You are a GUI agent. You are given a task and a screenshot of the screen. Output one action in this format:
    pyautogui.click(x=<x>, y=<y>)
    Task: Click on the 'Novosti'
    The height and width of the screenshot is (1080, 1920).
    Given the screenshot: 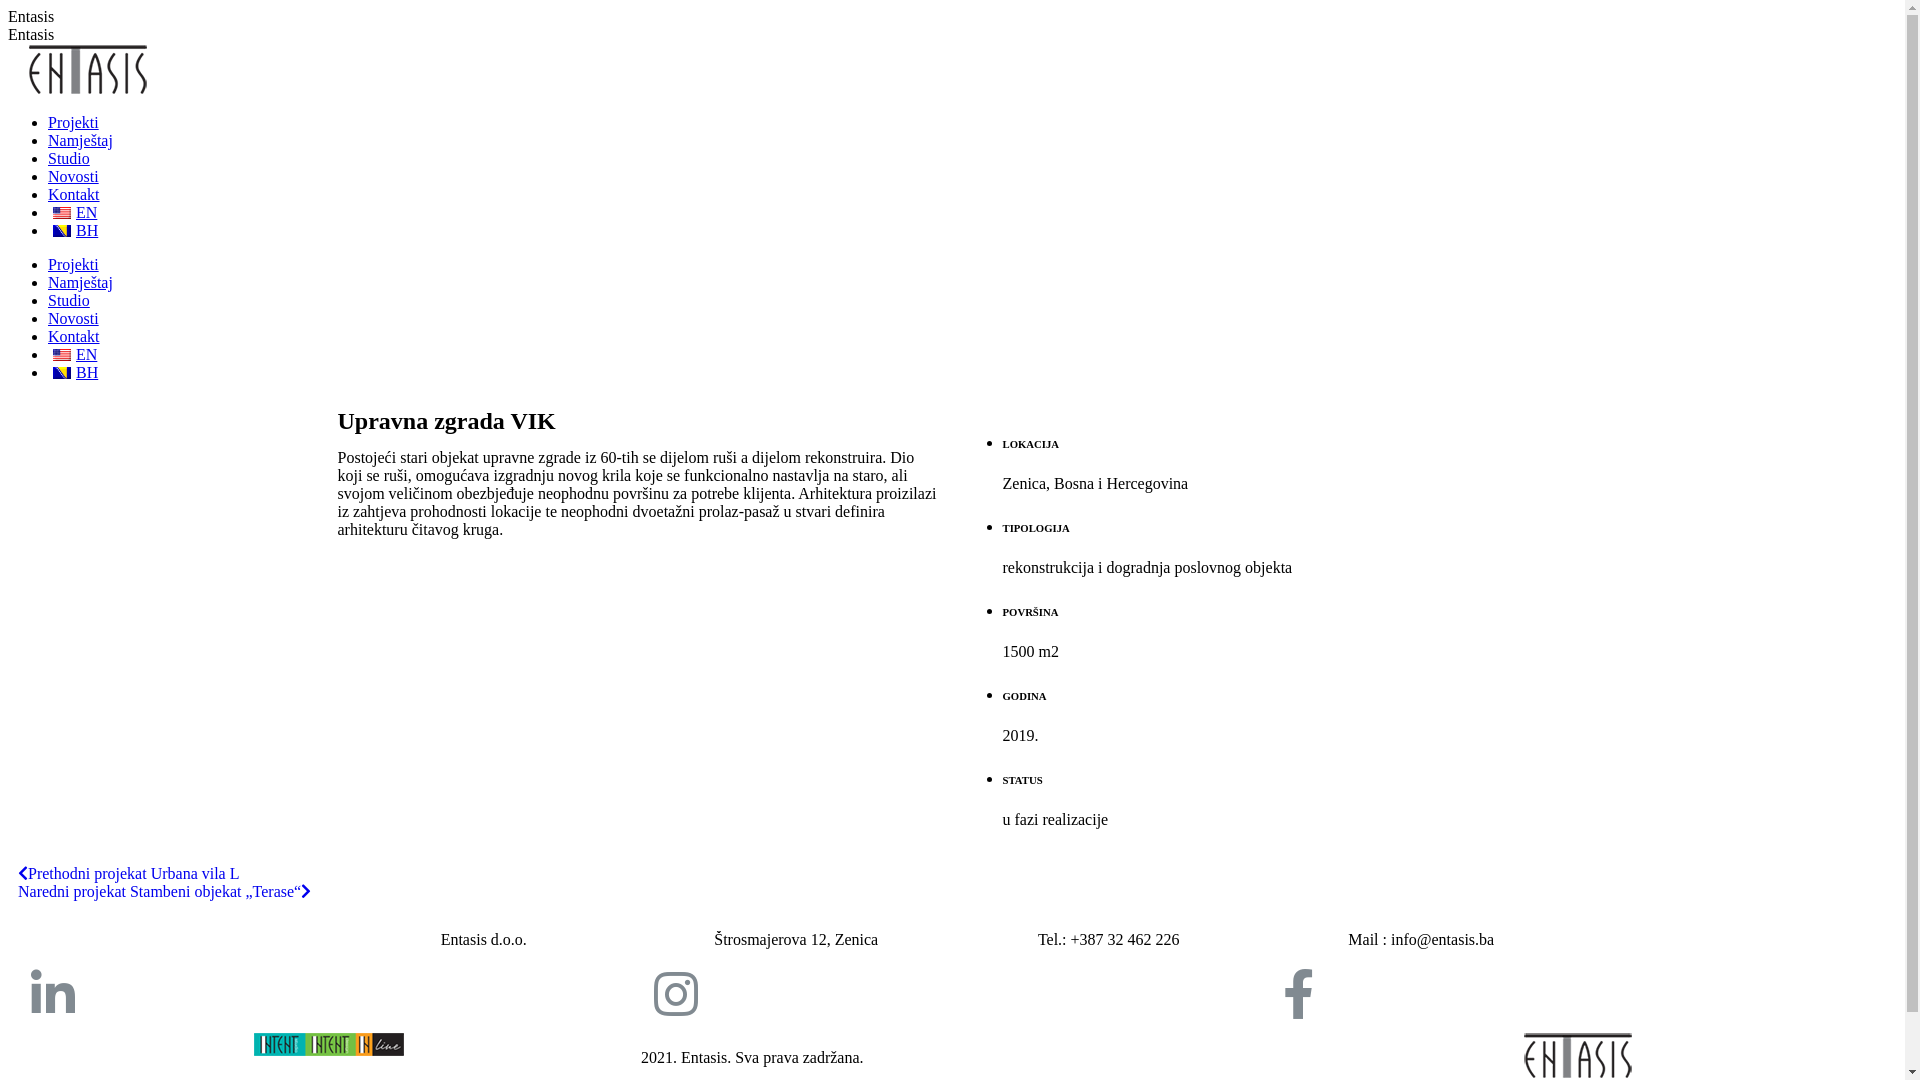 What is the action you would take?
    pyautogui.click(x=73, y=317)
    